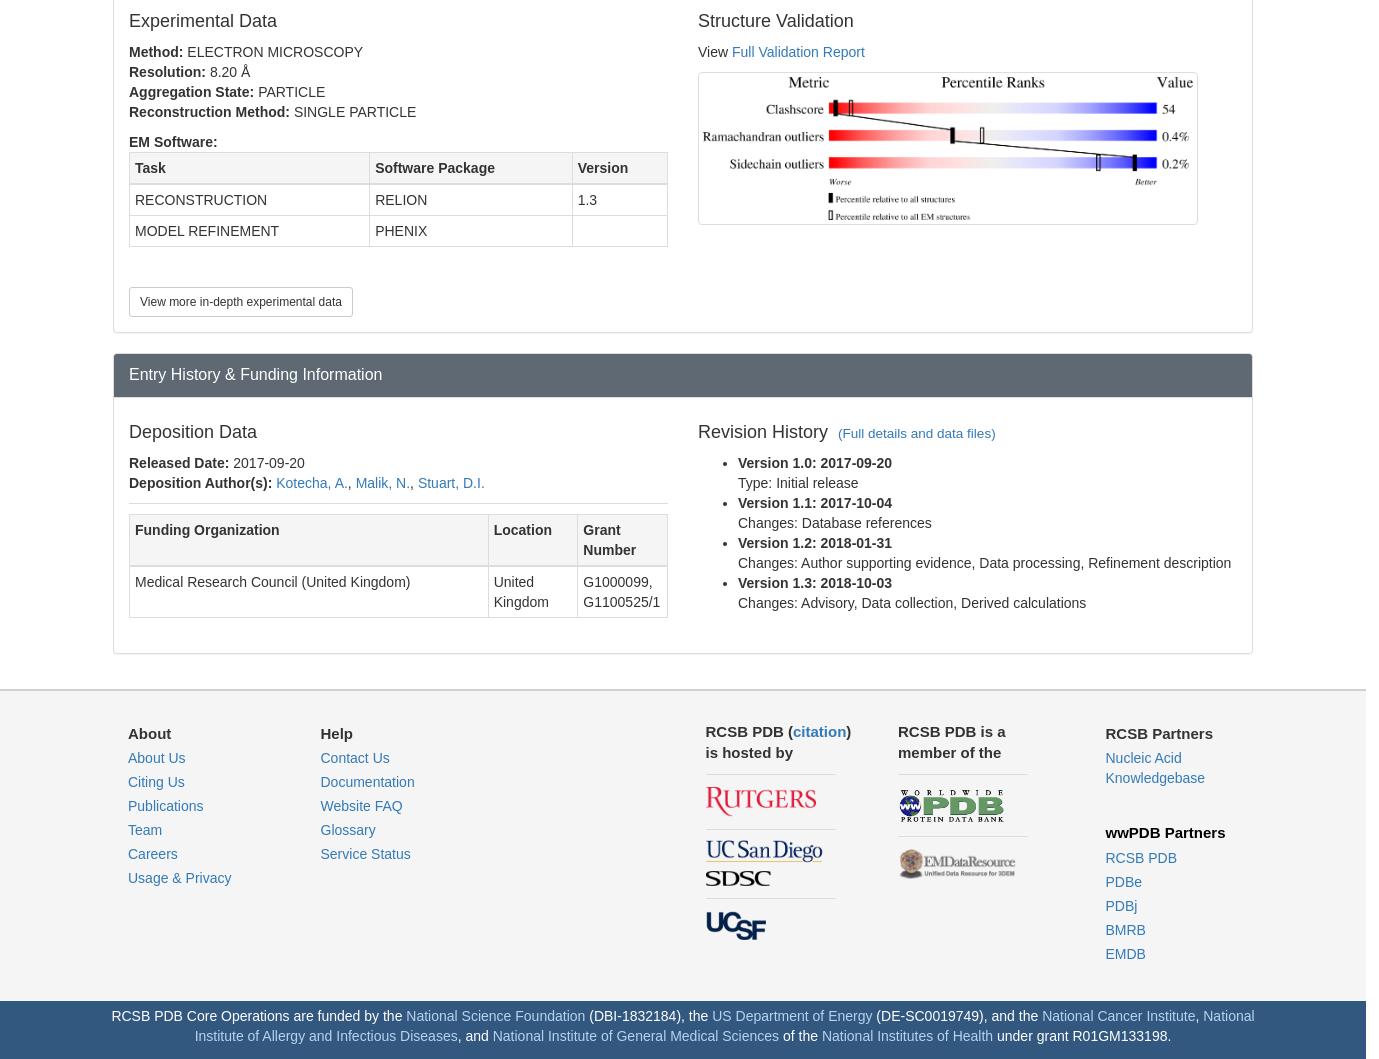  Describe the element at coordinates (193, 431) in the screenshot. I see `'Deposition Data'` at that location.